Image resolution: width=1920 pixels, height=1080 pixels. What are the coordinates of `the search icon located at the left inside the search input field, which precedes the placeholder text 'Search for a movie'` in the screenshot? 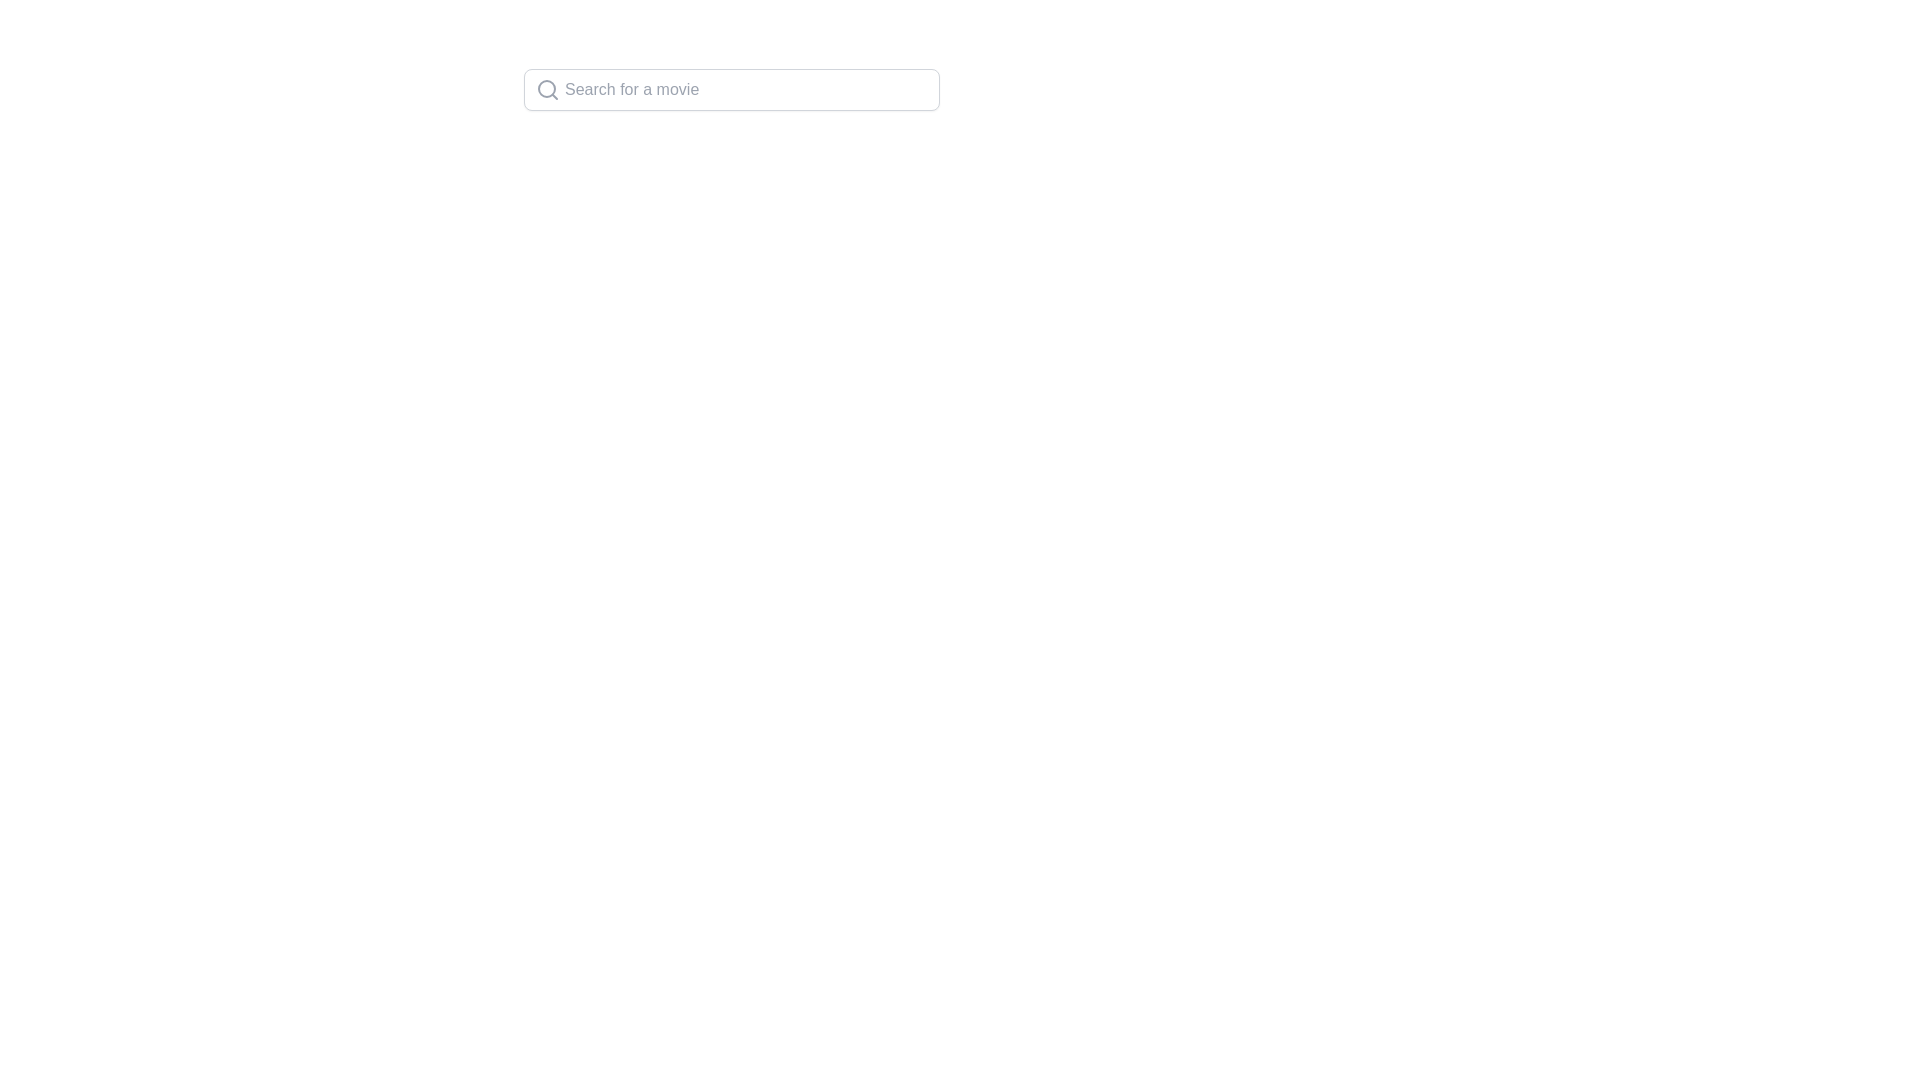 It's located at (547, 88).